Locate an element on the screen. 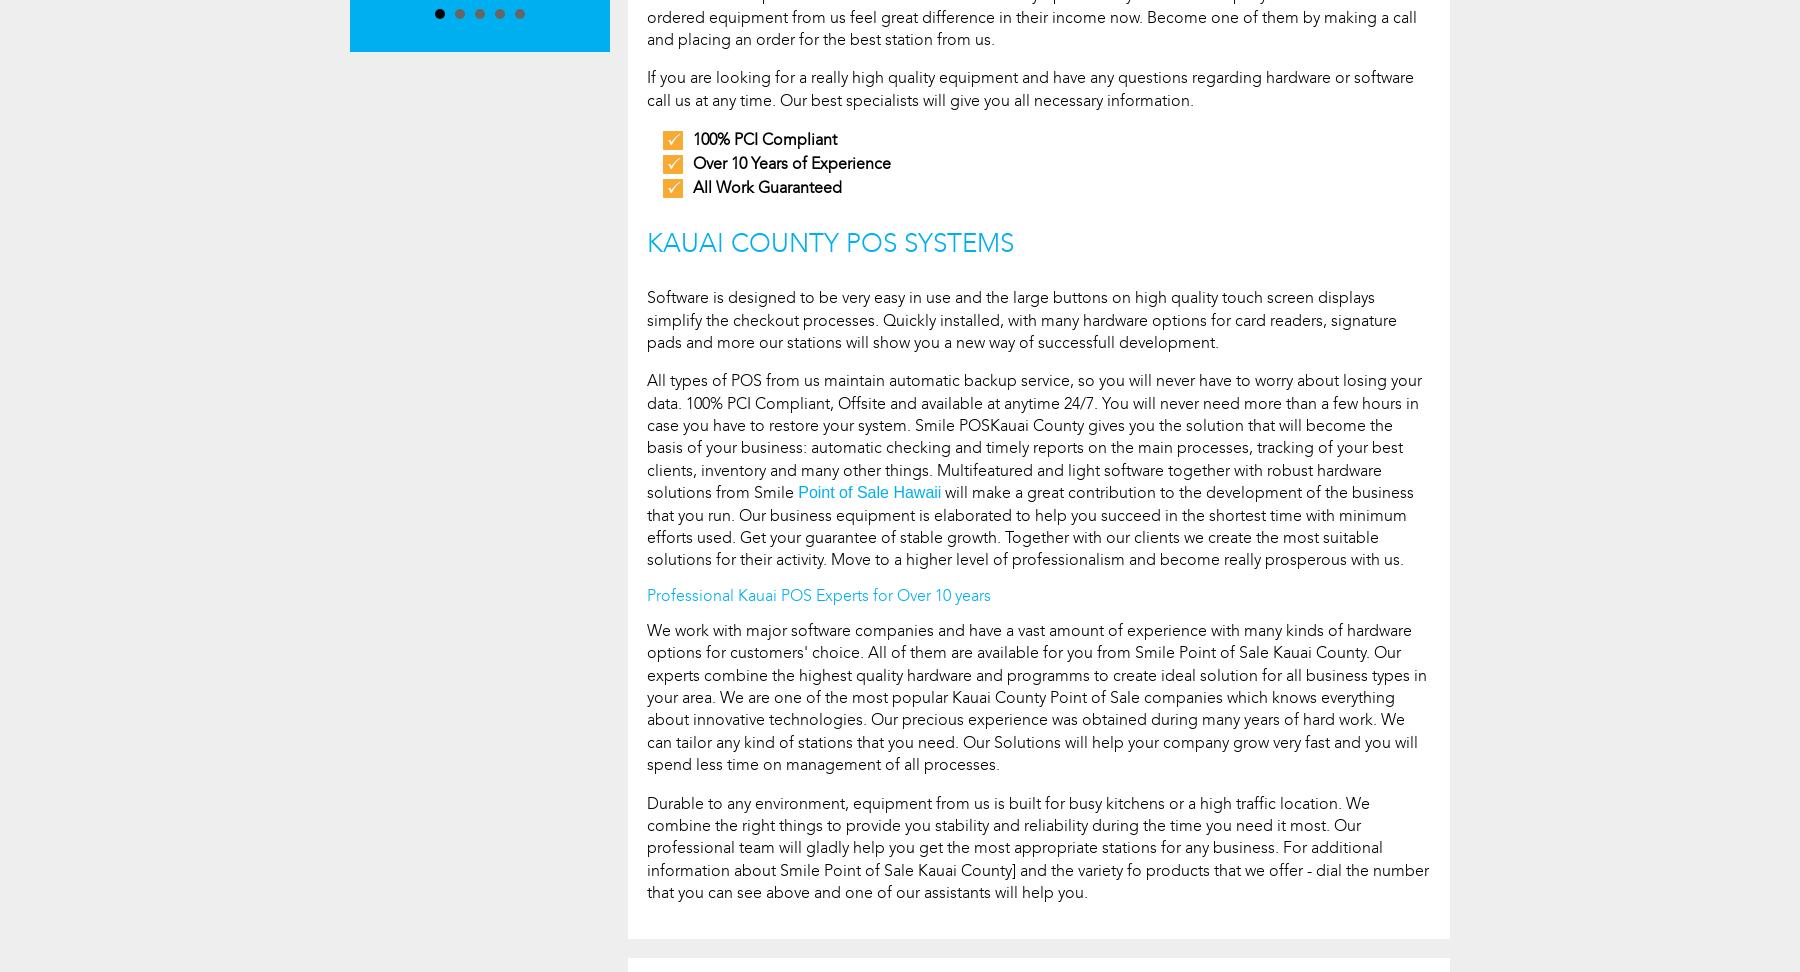  '100% PCI Compliant' is located at coordinates (764, 139).